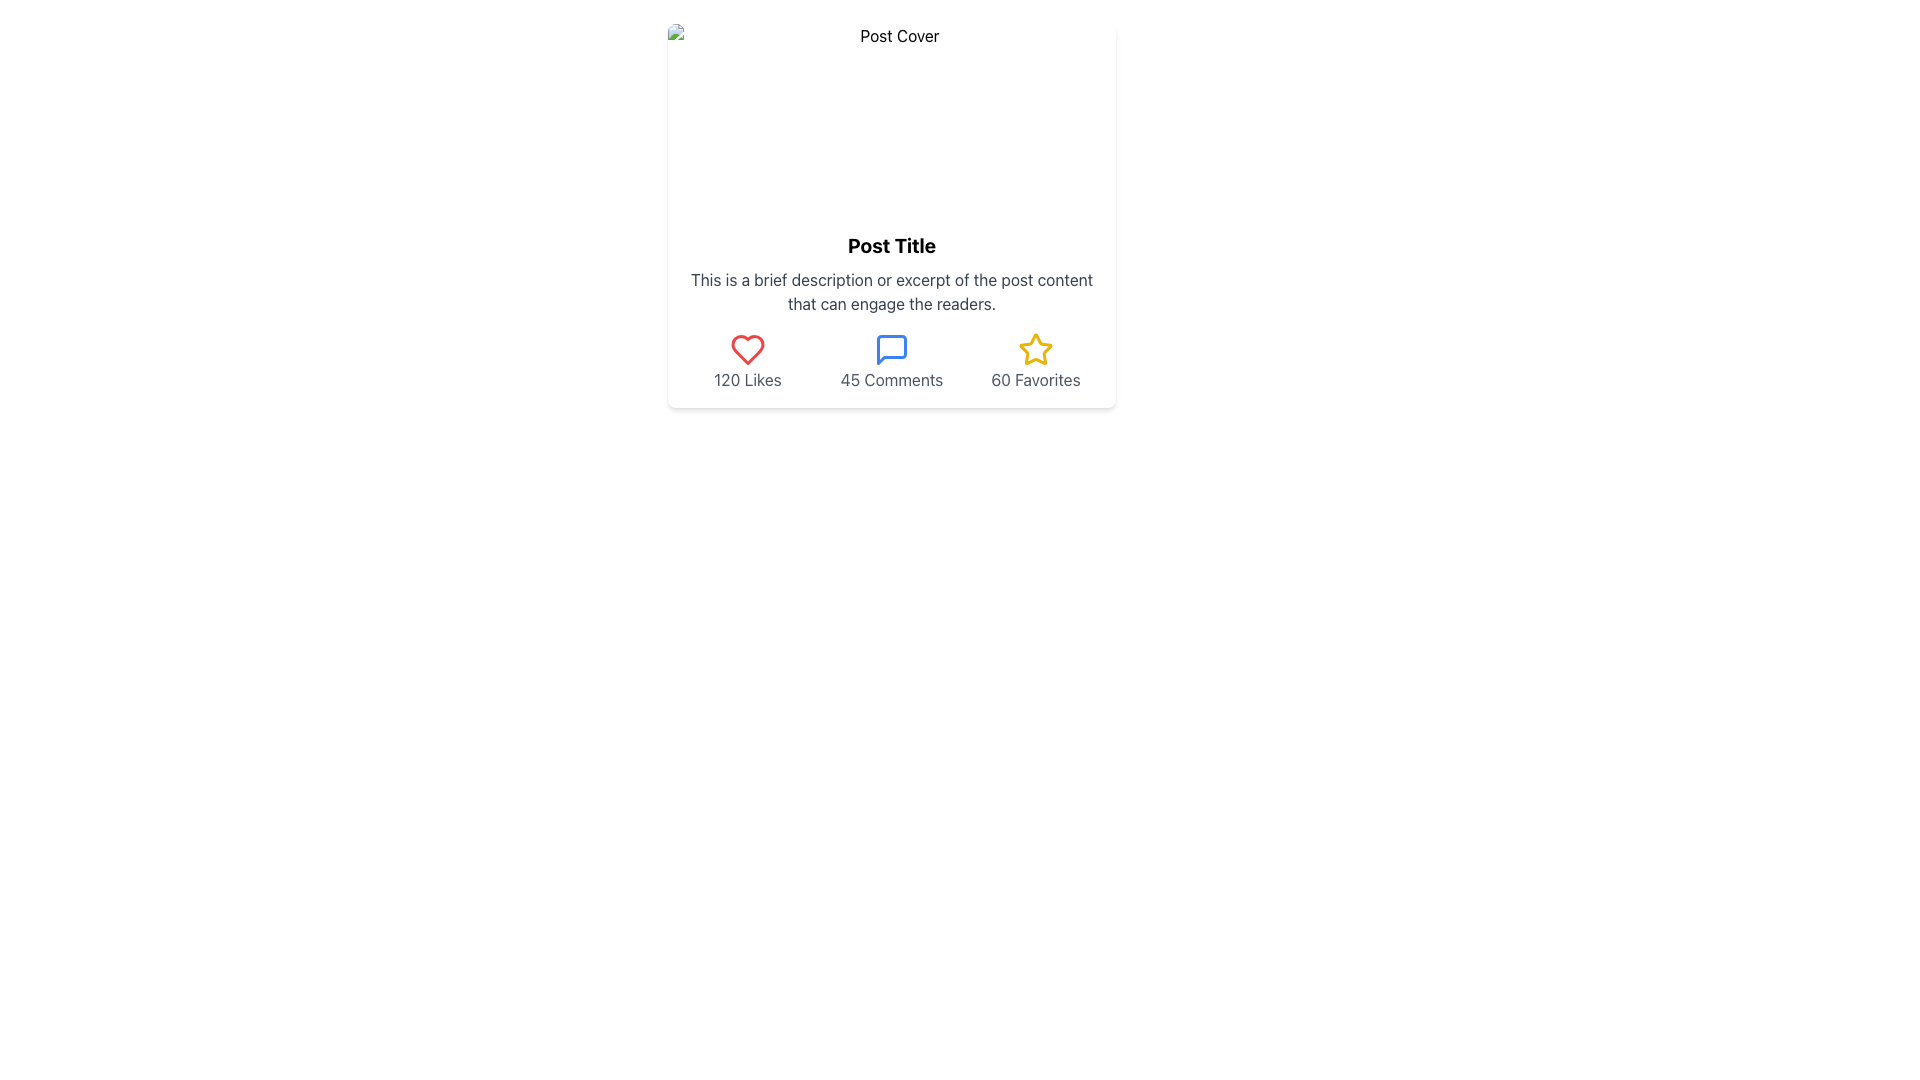 This screenshot has width=1920, height=1080. What do you see at coordinates (747, 349) in the screenshot?
I see `the red heart icon positioned above the '120 Likes' label in the user interface` at bounding box center [747, 349].